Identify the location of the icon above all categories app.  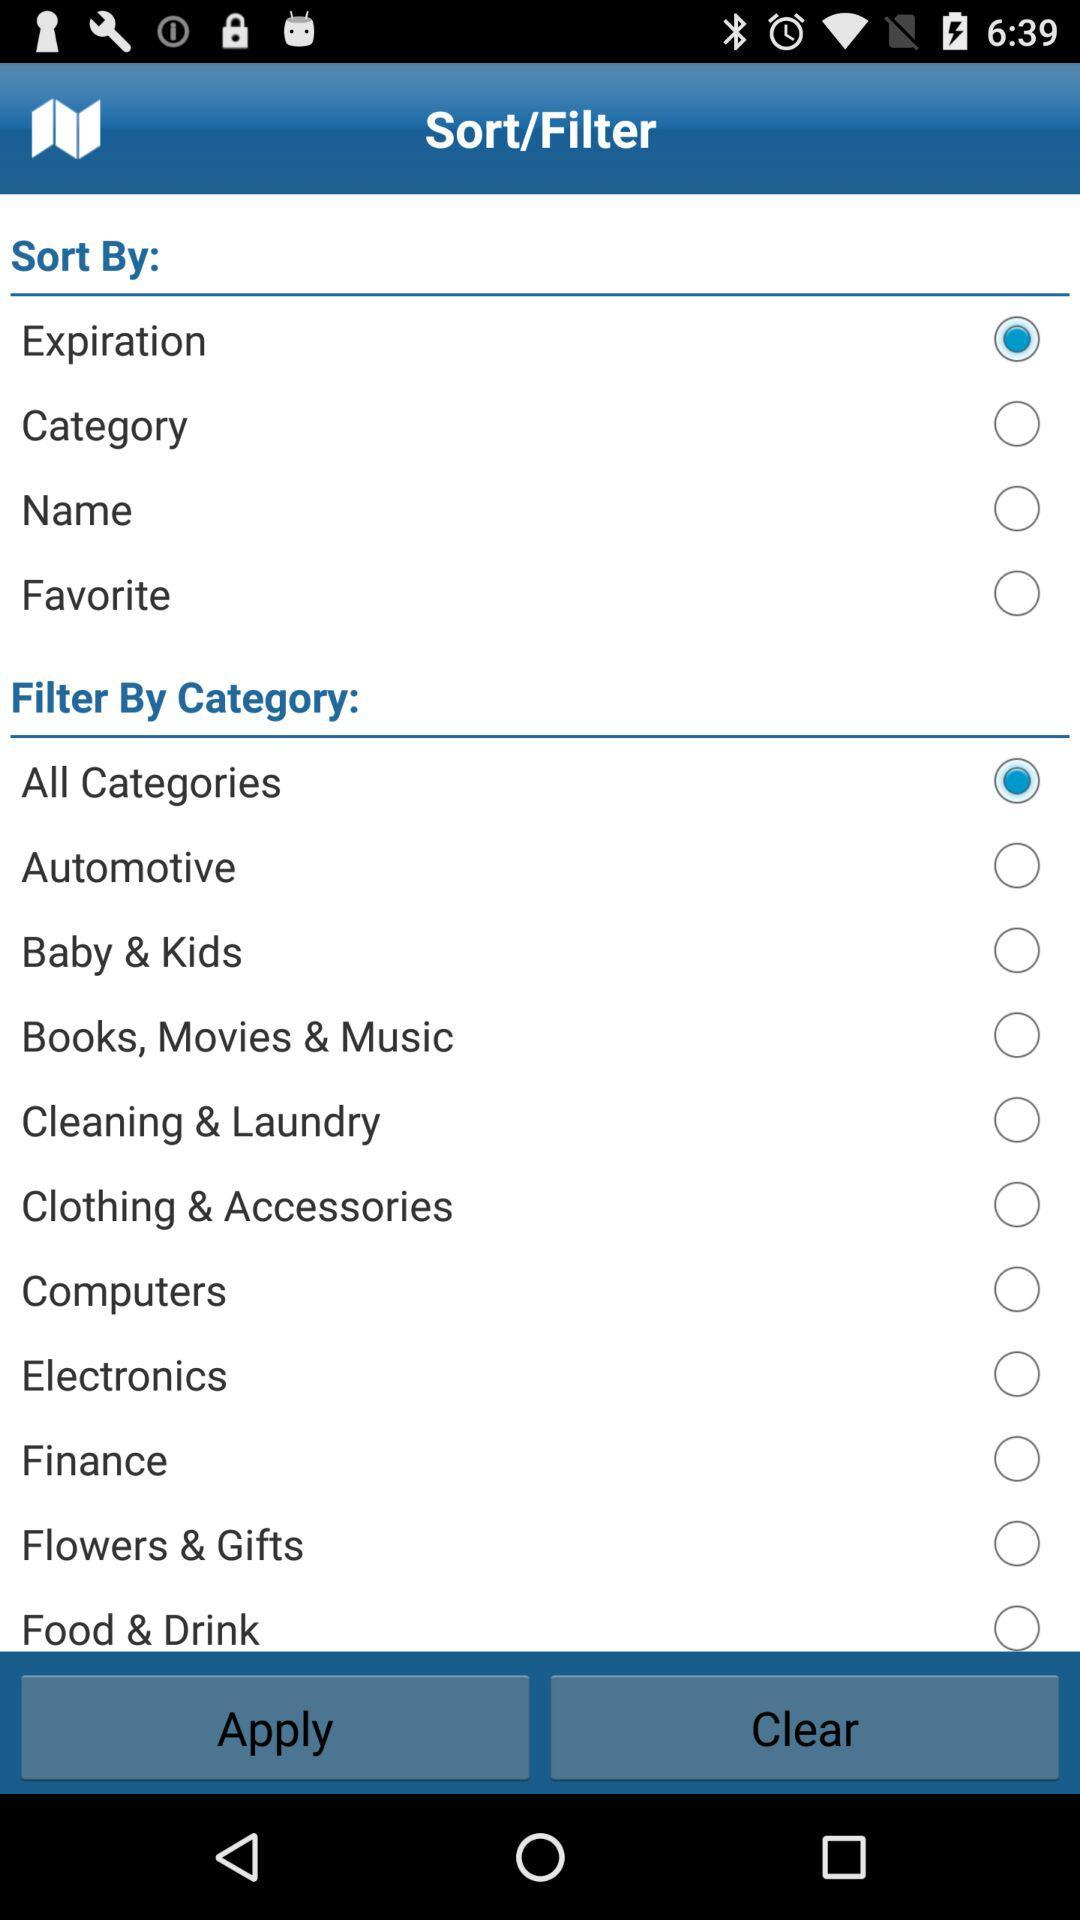
(540, 735).